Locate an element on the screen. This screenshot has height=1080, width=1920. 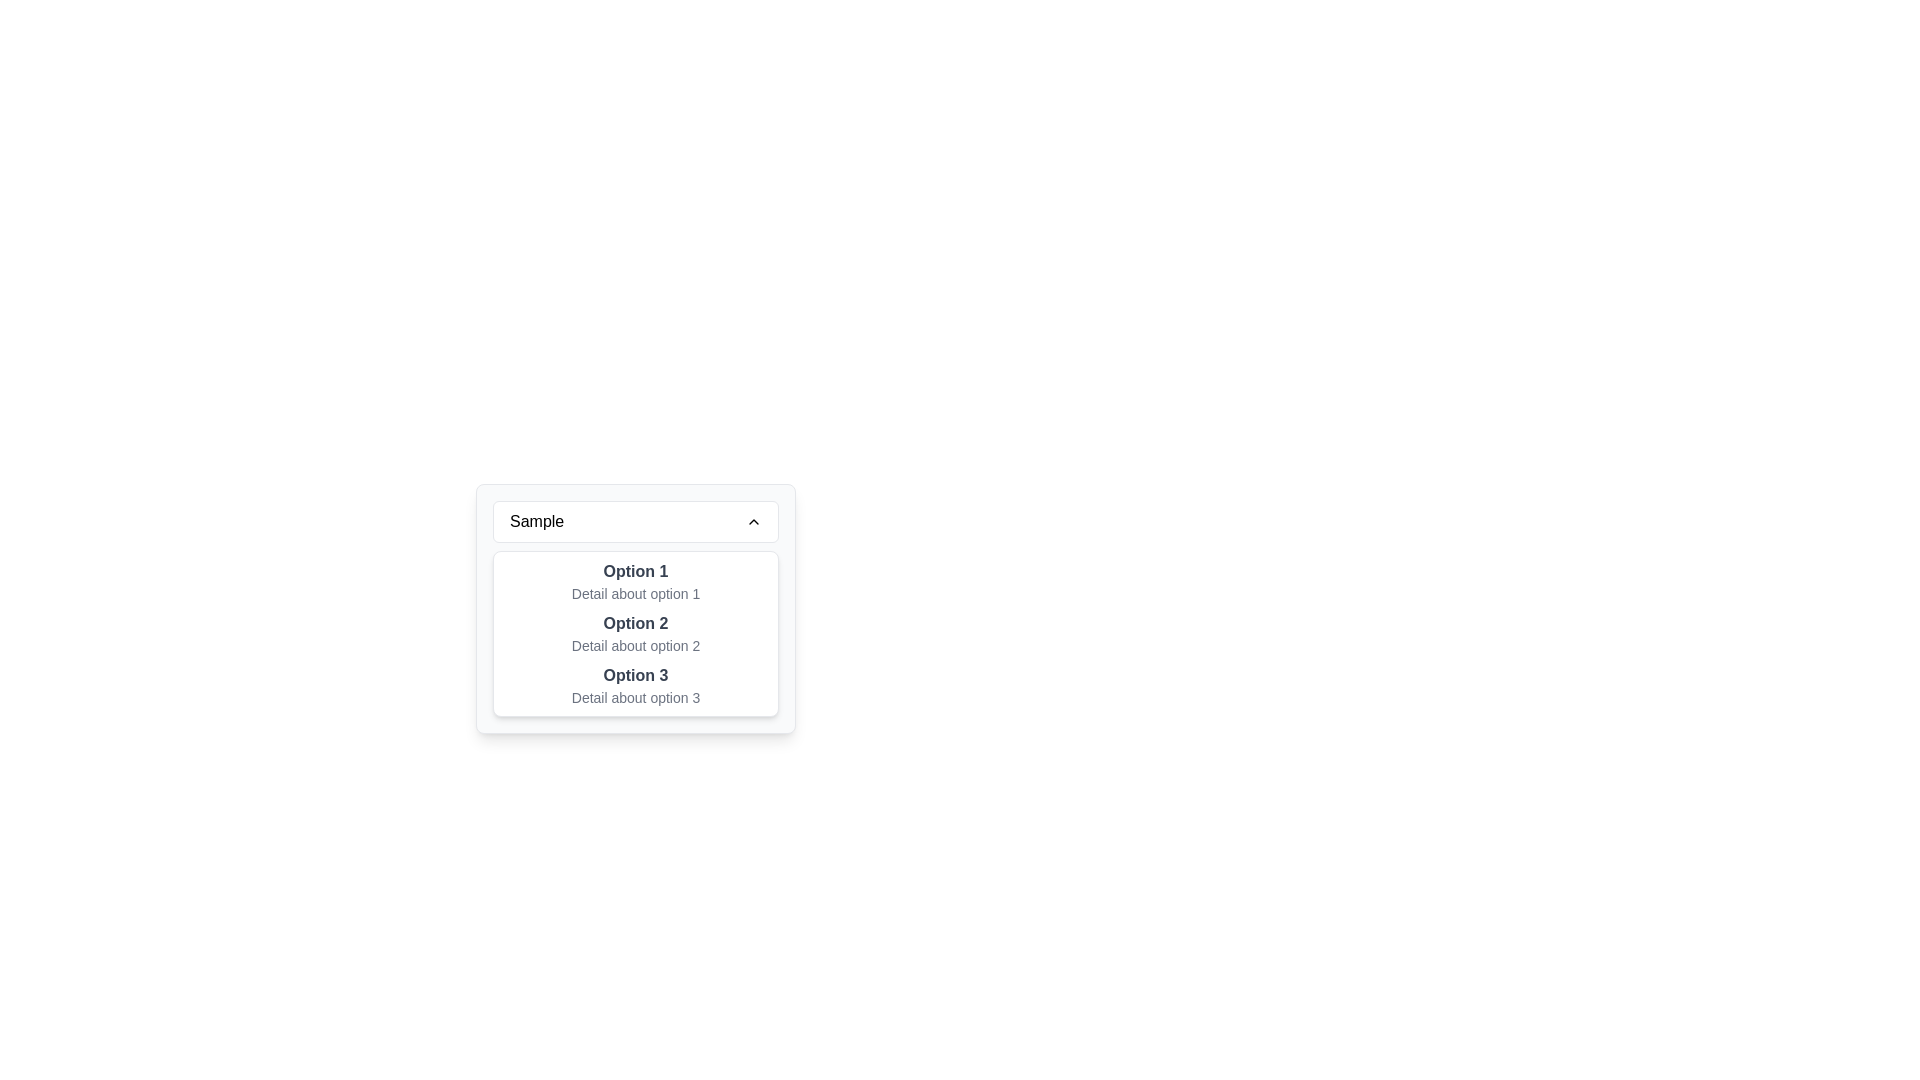
the text label for the third option in the dropdown is located at coordinates (634, 675).